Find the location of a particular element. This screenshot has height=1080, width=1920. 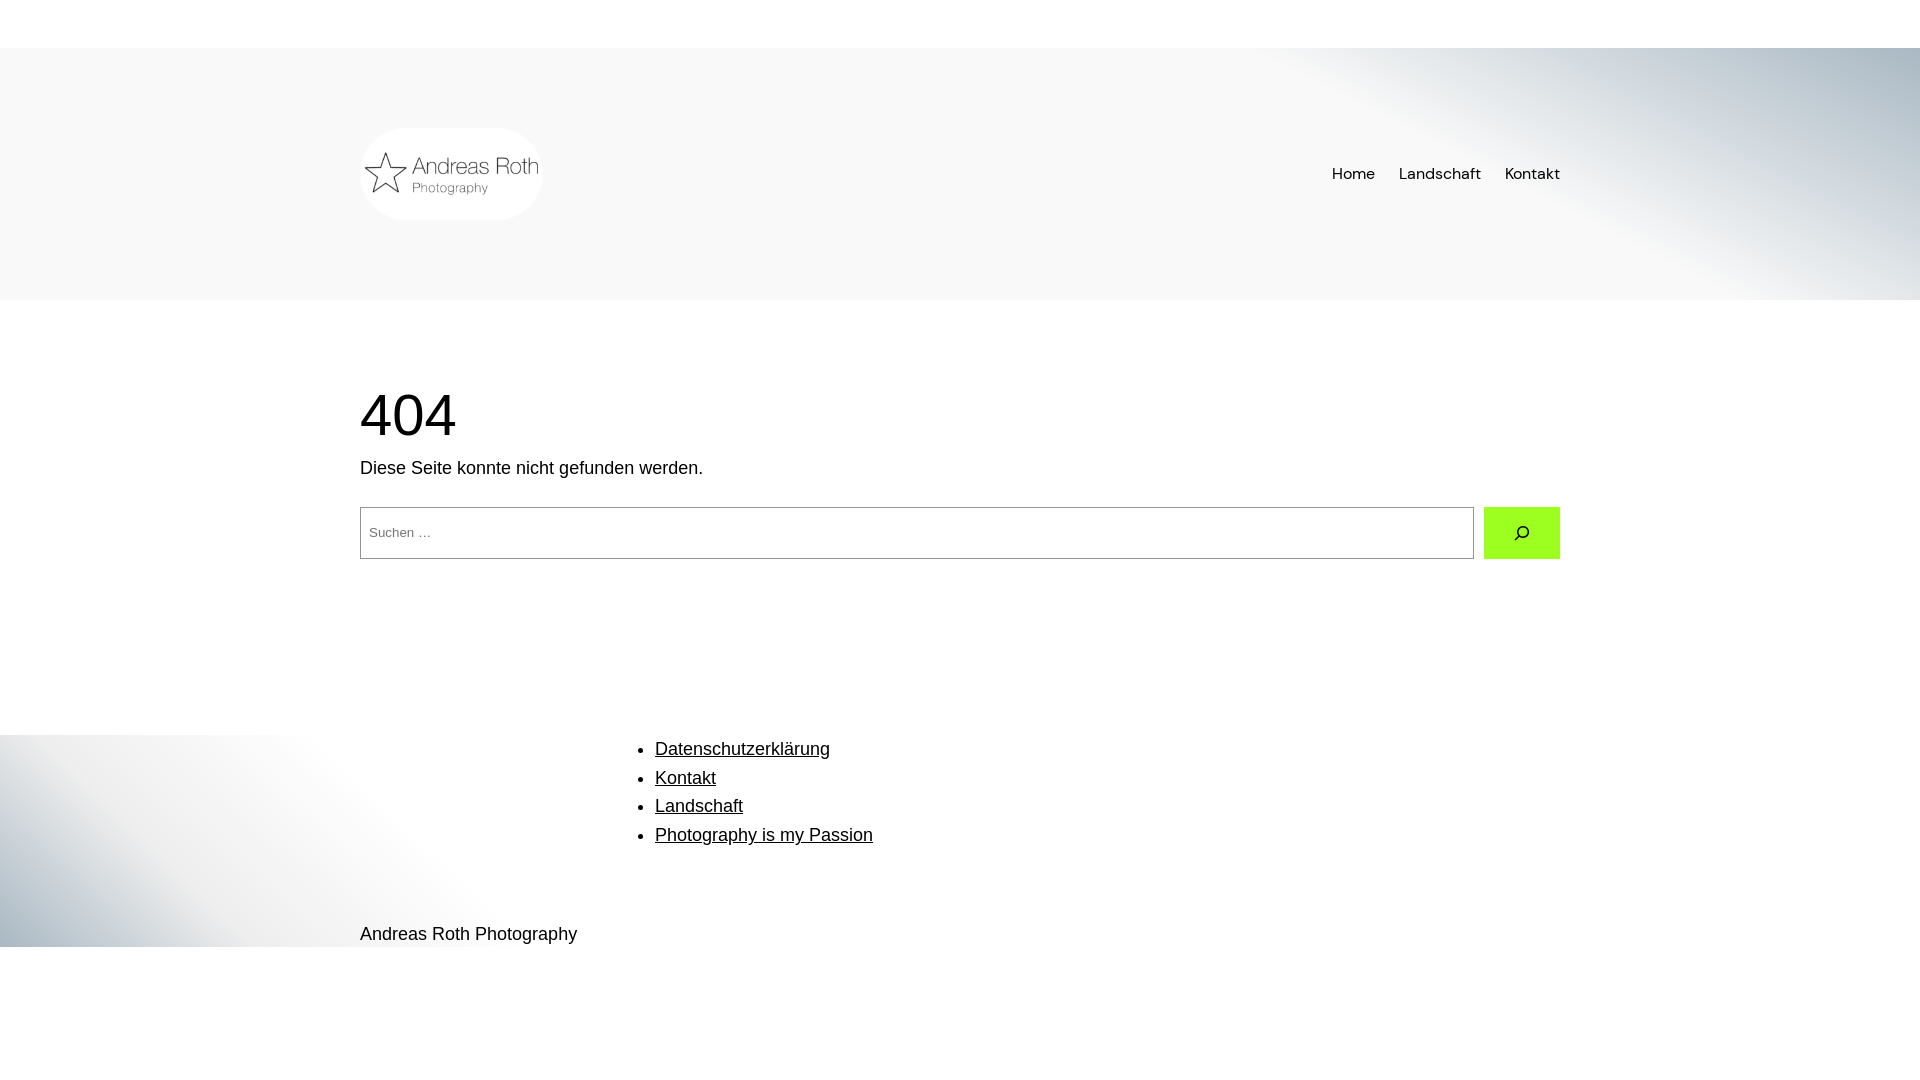

'Home' is located at coordinates (1353, 172).